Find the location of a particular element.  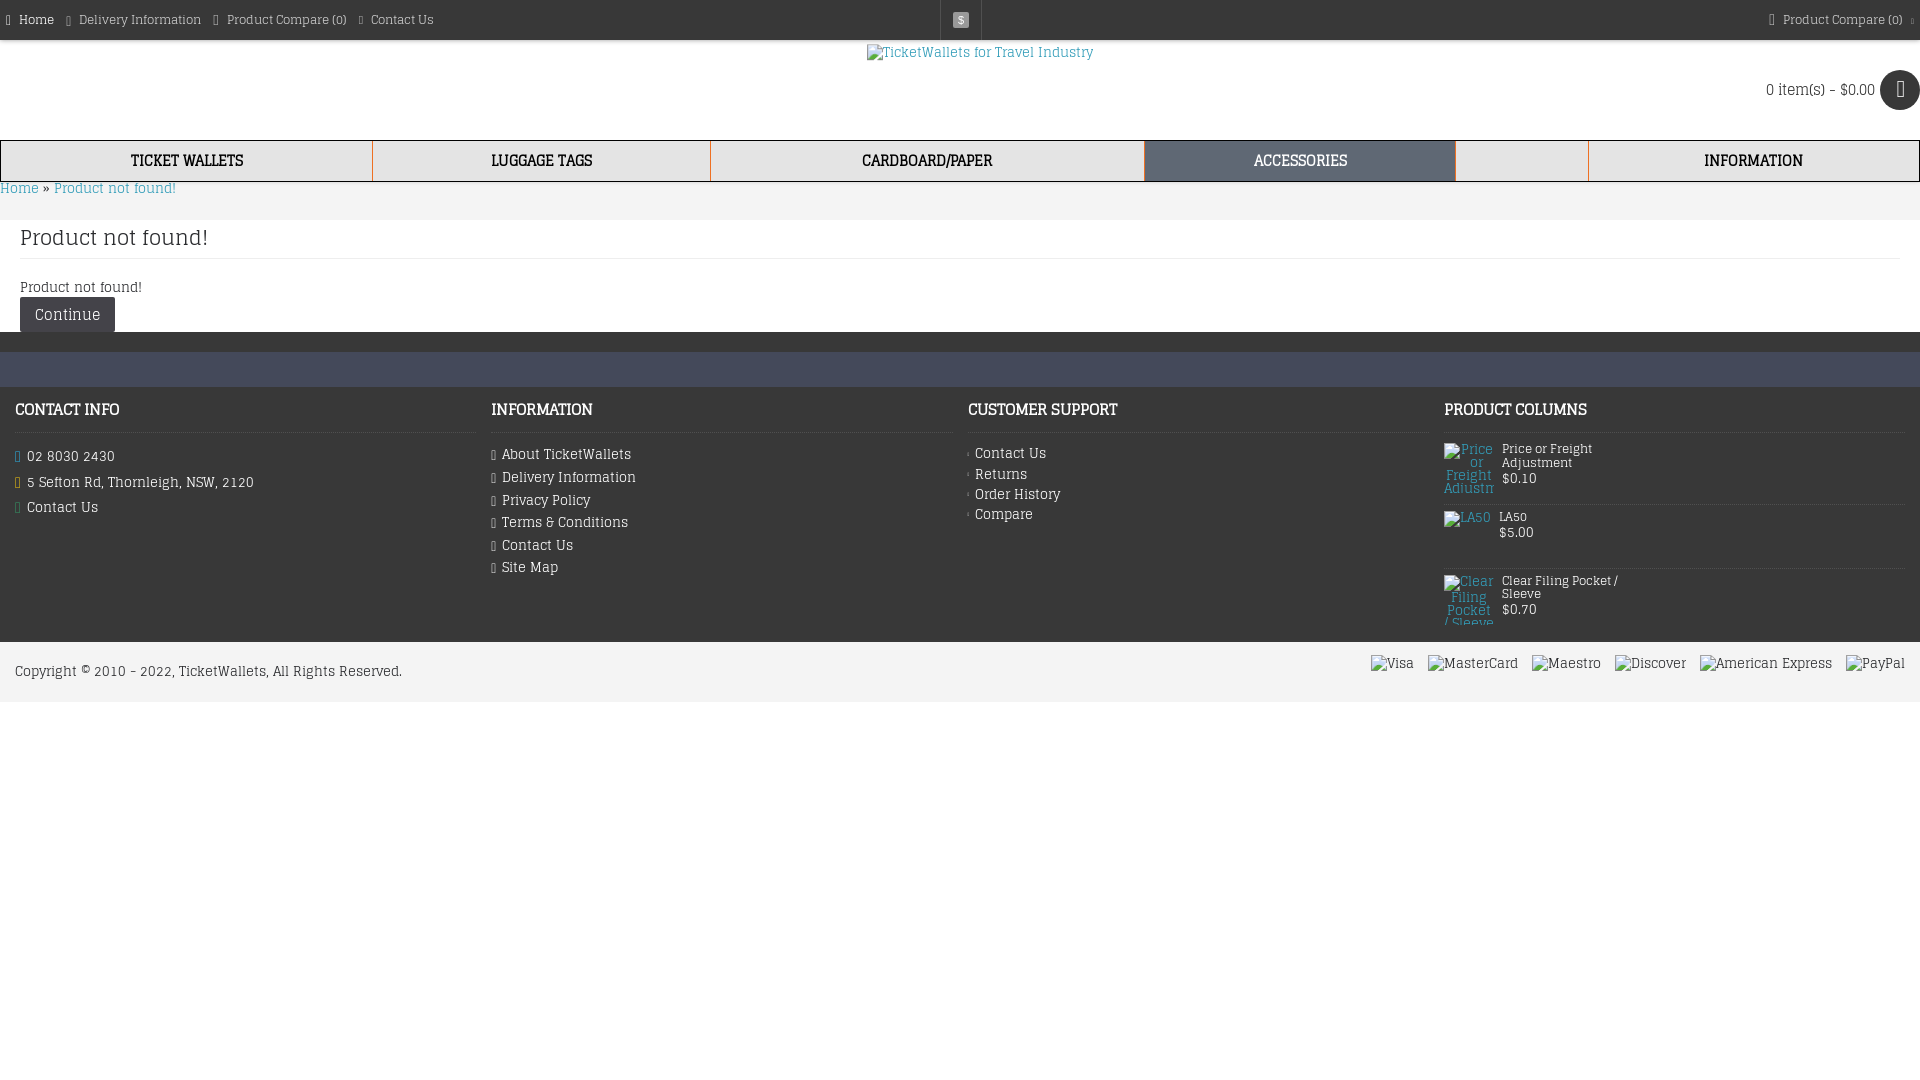

'Delivery Information' is located at coordinates (720, 478).